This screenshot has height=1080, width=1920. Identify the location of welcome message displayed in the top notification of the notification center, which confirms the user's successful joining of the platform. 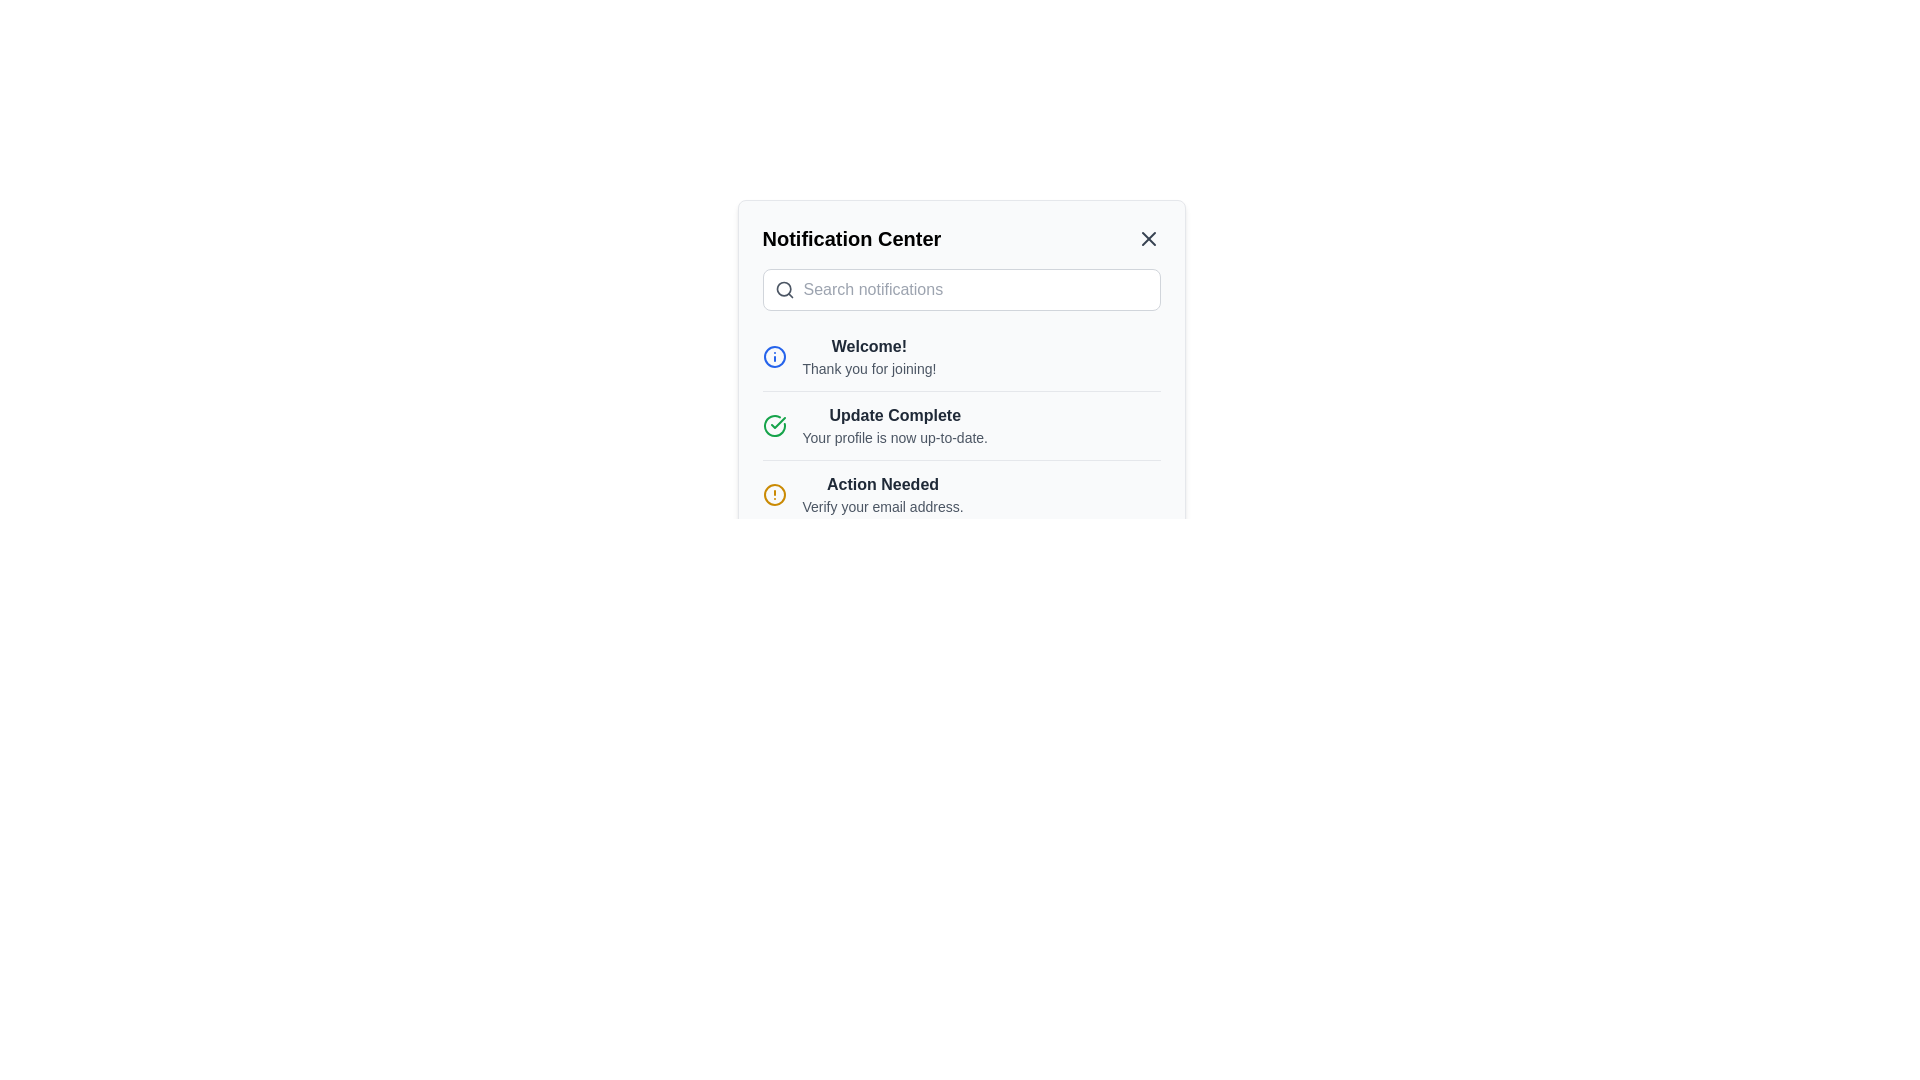
(961, 356).